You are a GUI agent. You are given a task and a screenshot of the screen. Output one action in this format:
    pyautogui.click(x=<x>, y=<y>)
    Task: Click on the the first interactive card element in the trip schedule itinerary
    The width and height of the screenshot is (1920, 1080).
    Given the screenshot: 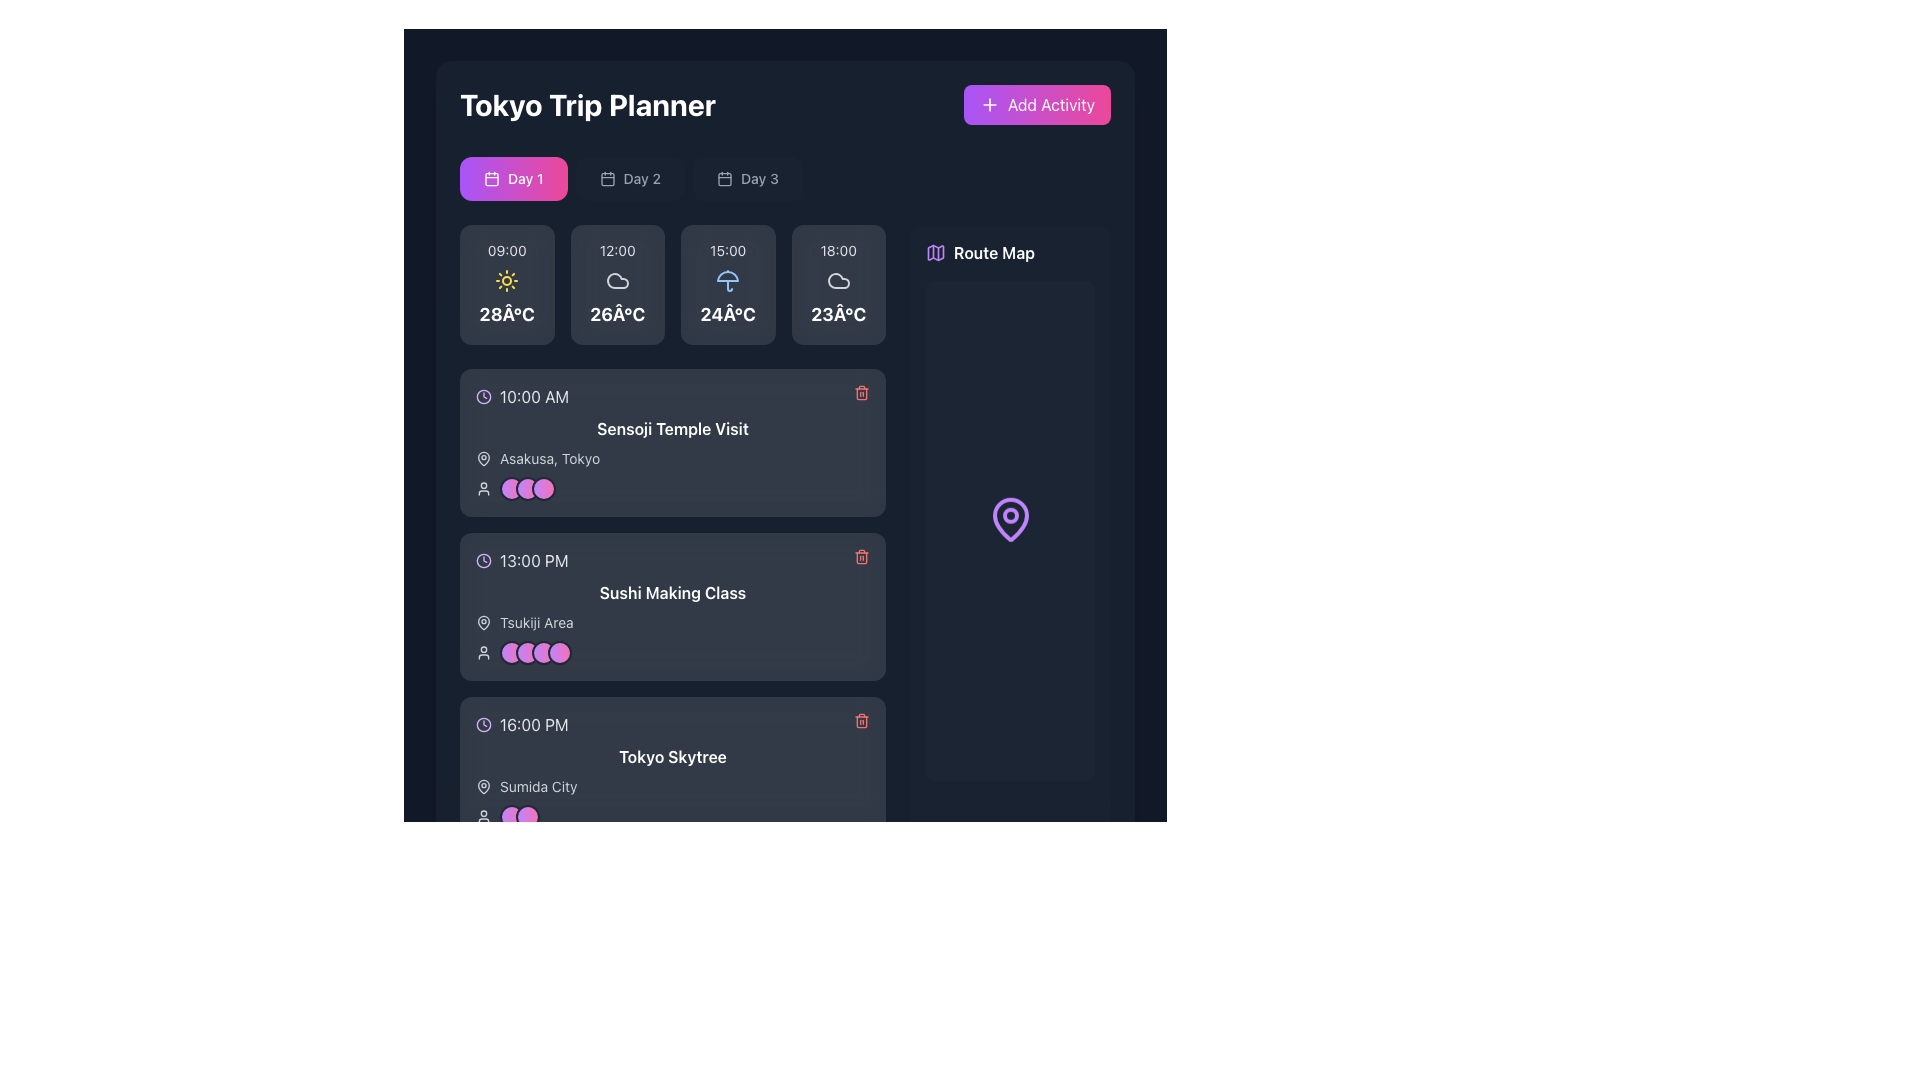 What is the action you would take?
    pyautogui.click(x=672, y=442)
    